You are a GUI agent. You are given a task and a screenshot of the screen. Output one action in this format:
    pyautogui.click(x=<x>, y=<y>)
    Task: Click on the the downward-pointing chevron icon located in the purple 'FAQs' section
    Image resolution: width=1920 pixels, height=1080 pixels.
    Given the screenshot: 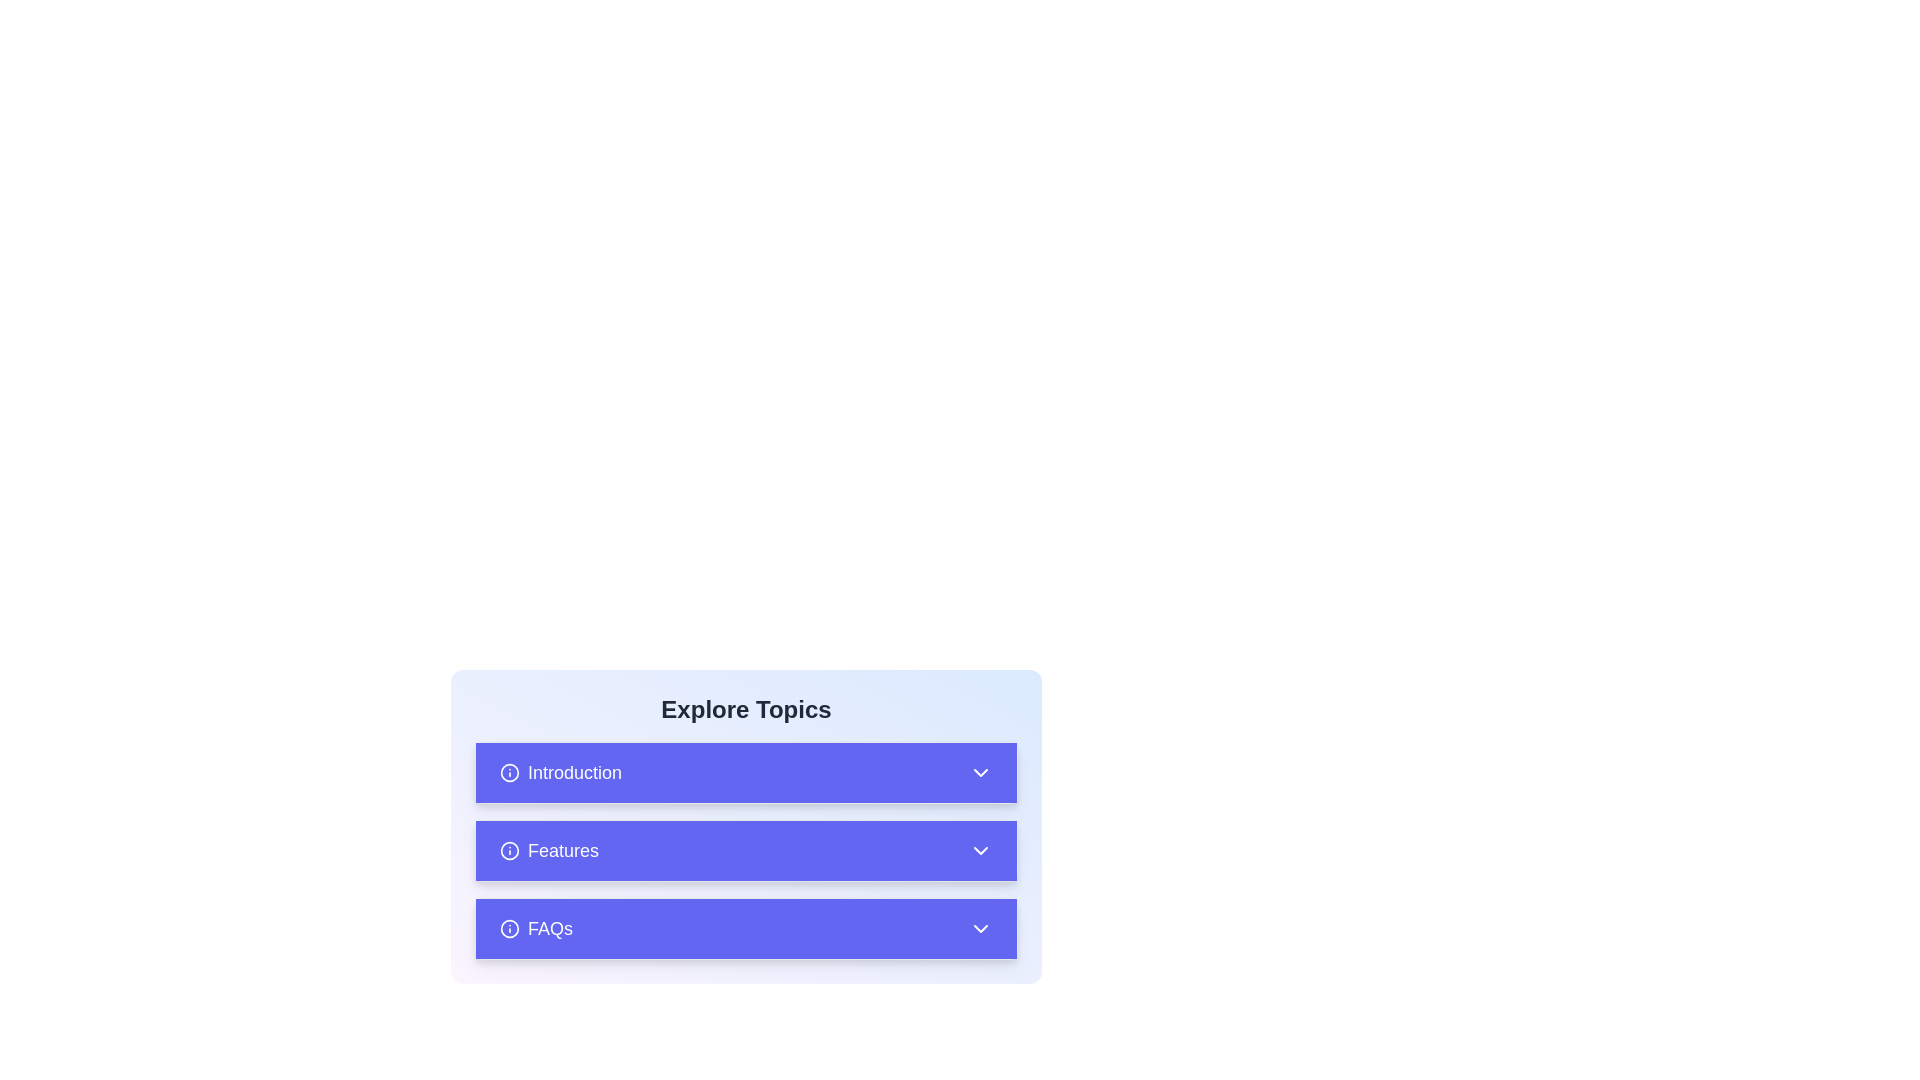 What is the action you would take?
    pyautogui.click(x=980, y=929)
    